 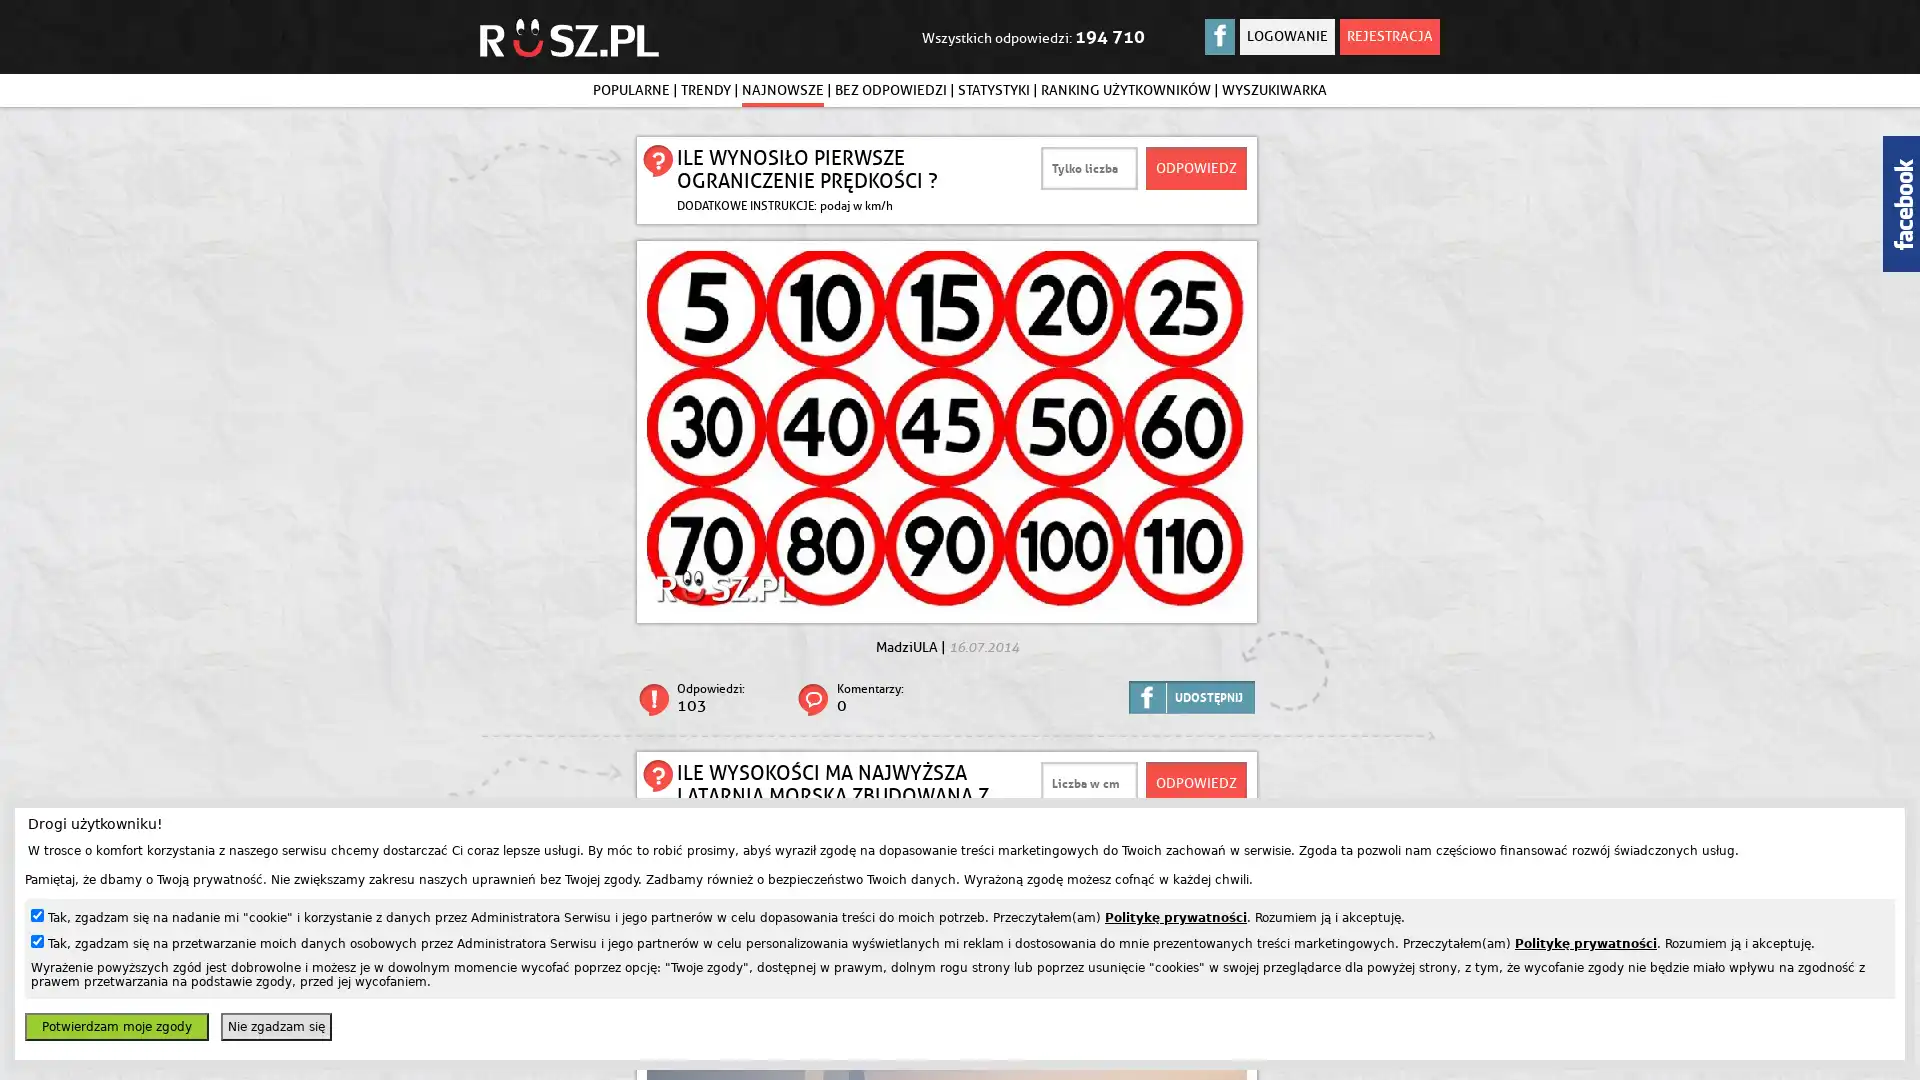 I want to click on Nie zgadzam sie, so click(x=275, y=1026).